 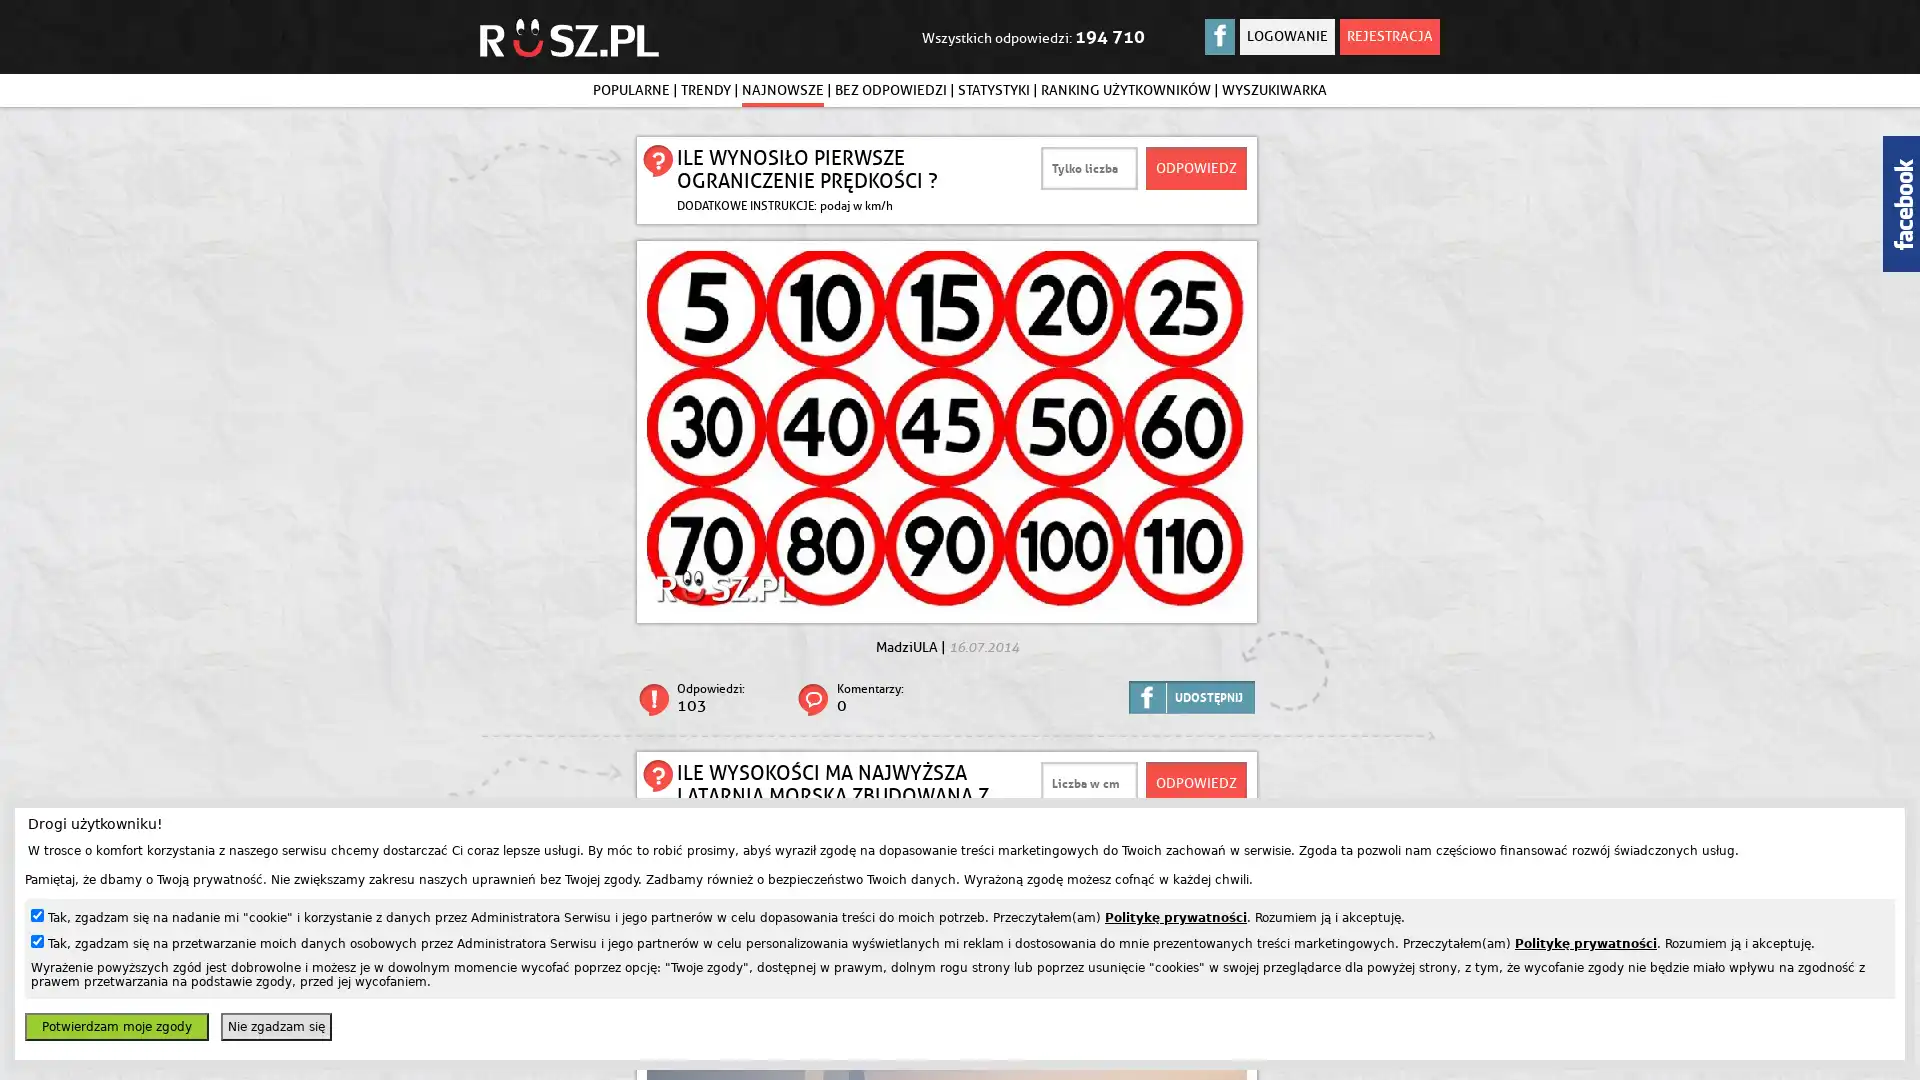 I want to click on Nie zgadzam sie, so click(x=275, y=1026).